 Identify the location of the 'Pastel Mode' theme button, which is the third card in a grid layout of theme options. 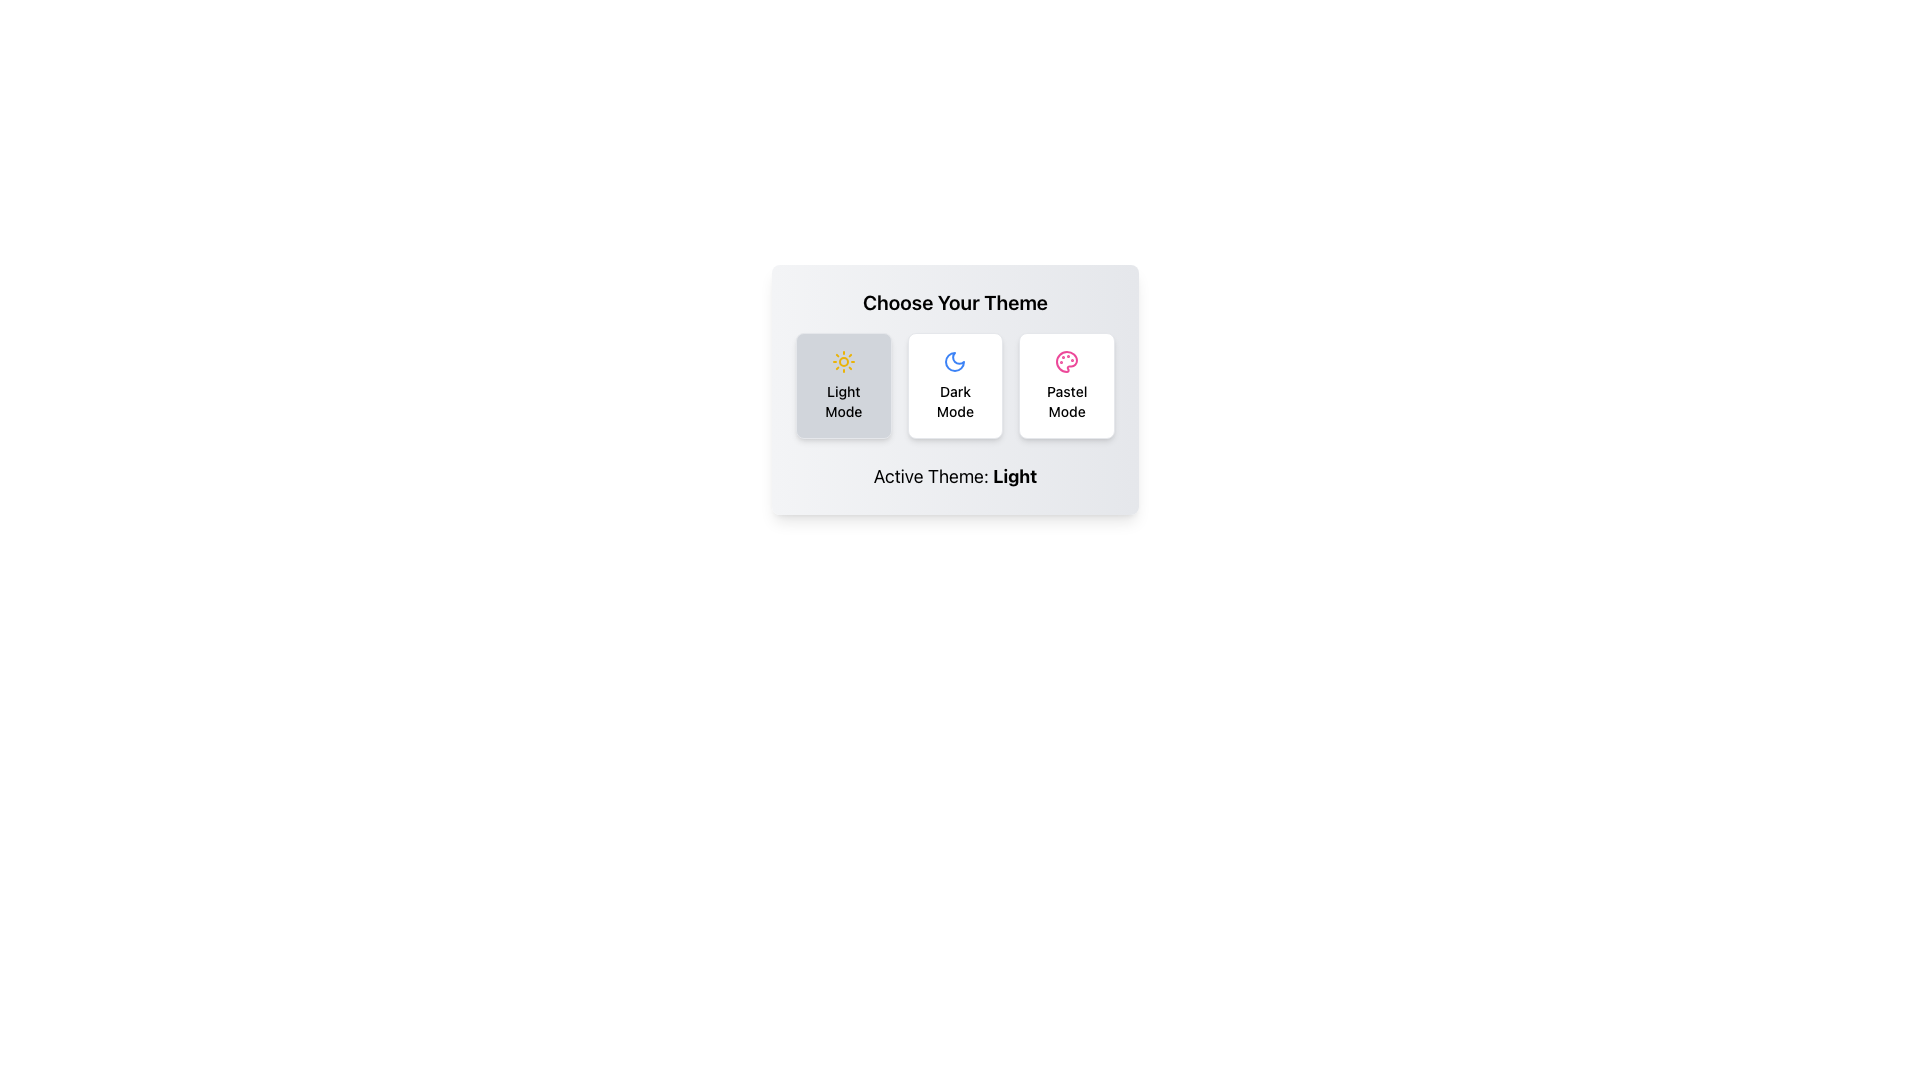
(1066, 385).